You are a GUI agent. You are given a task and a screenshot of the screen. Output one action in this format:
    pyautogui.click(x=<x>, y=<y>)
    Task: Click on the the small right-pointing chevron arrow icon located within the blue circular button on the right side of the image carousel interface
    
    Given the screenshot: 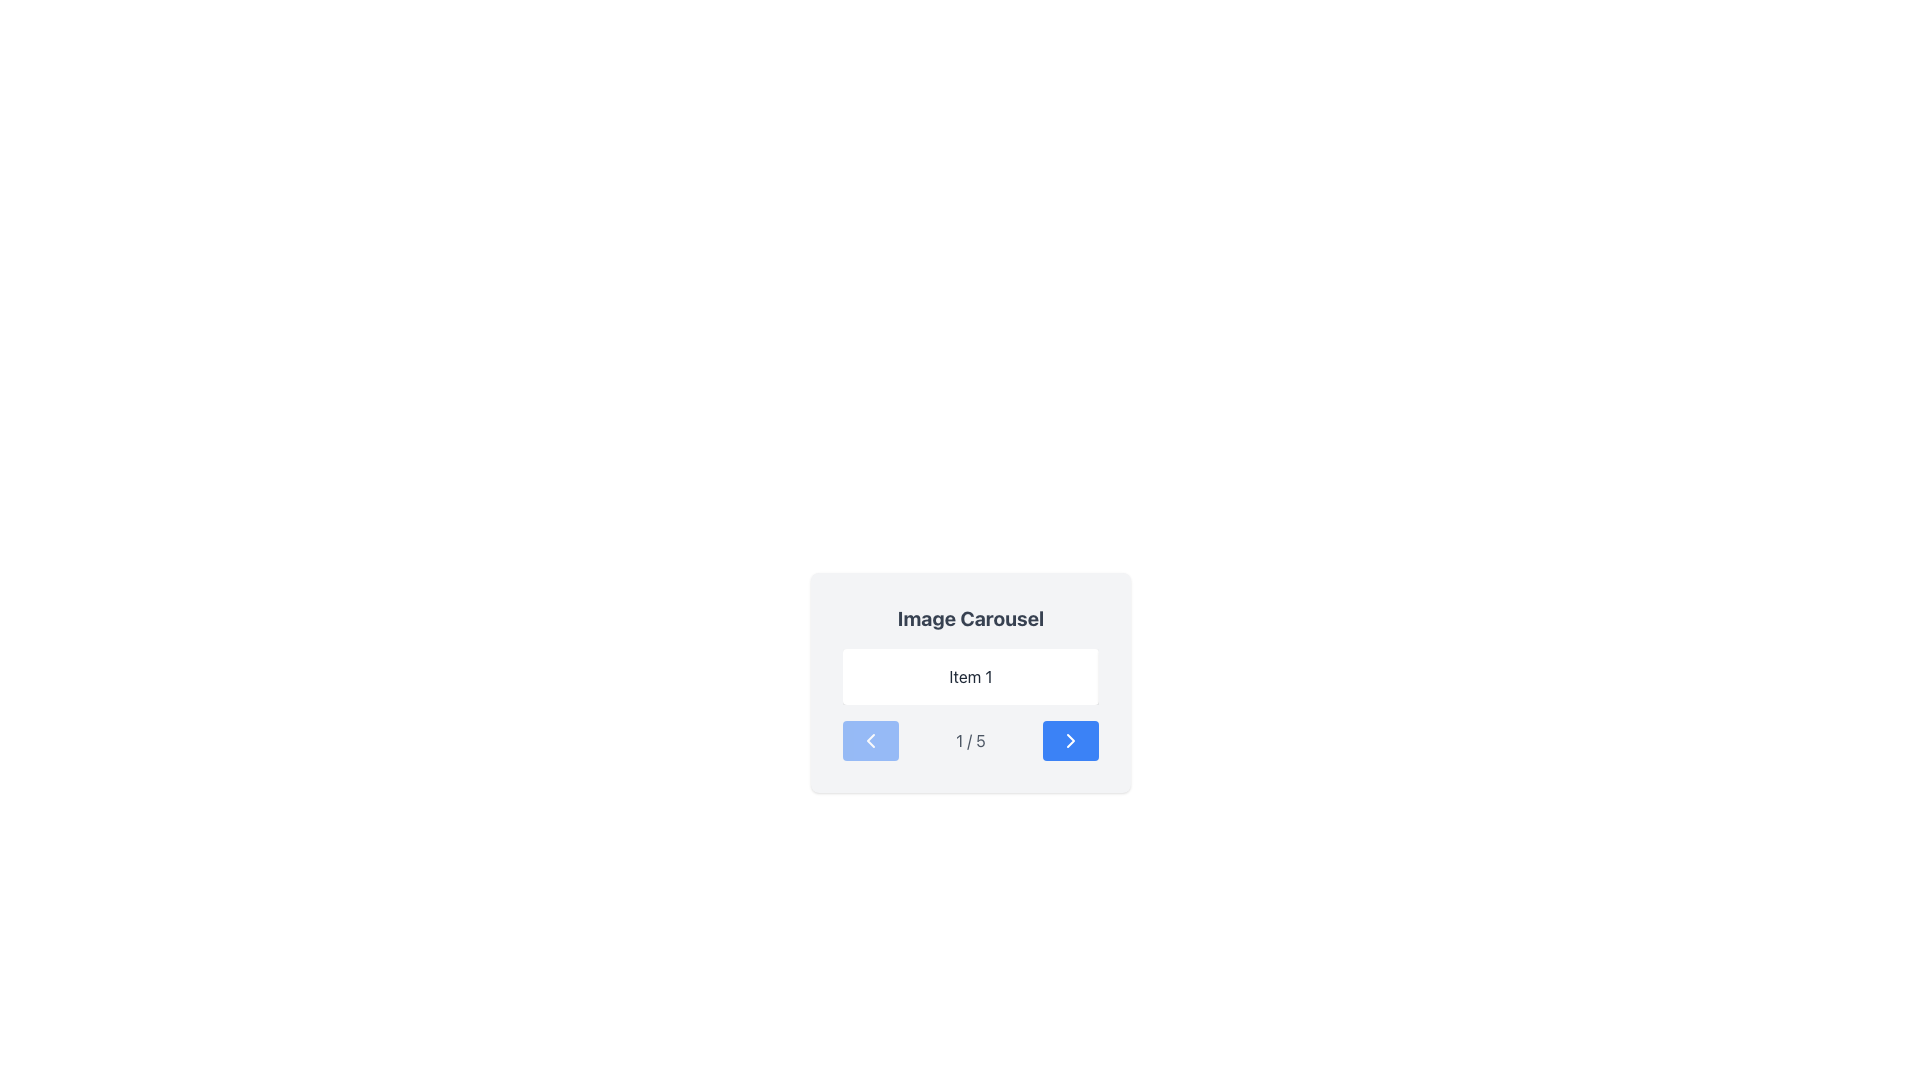 What is the action you would take?
    pyautogui.click(x=1069, y=740)
    